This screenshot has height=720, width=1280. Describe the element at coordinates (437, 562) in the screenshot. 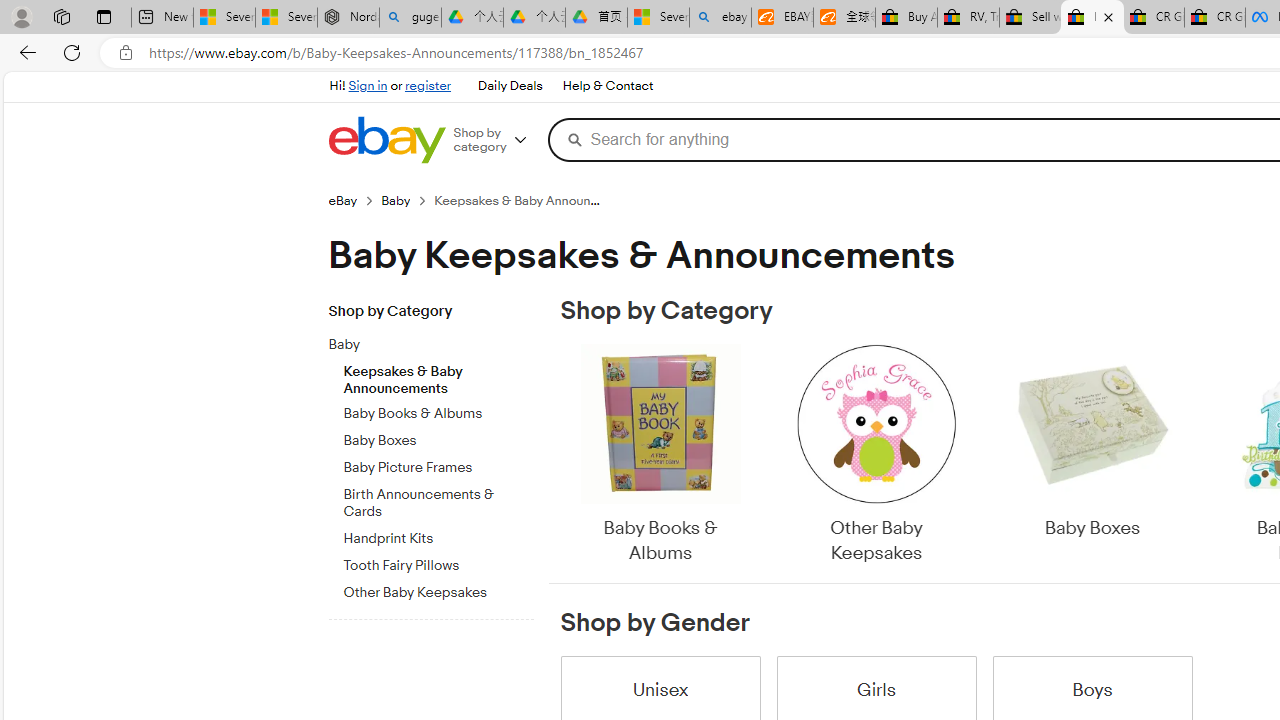

I see `'Tooth Fairy Pillows'` at that location.